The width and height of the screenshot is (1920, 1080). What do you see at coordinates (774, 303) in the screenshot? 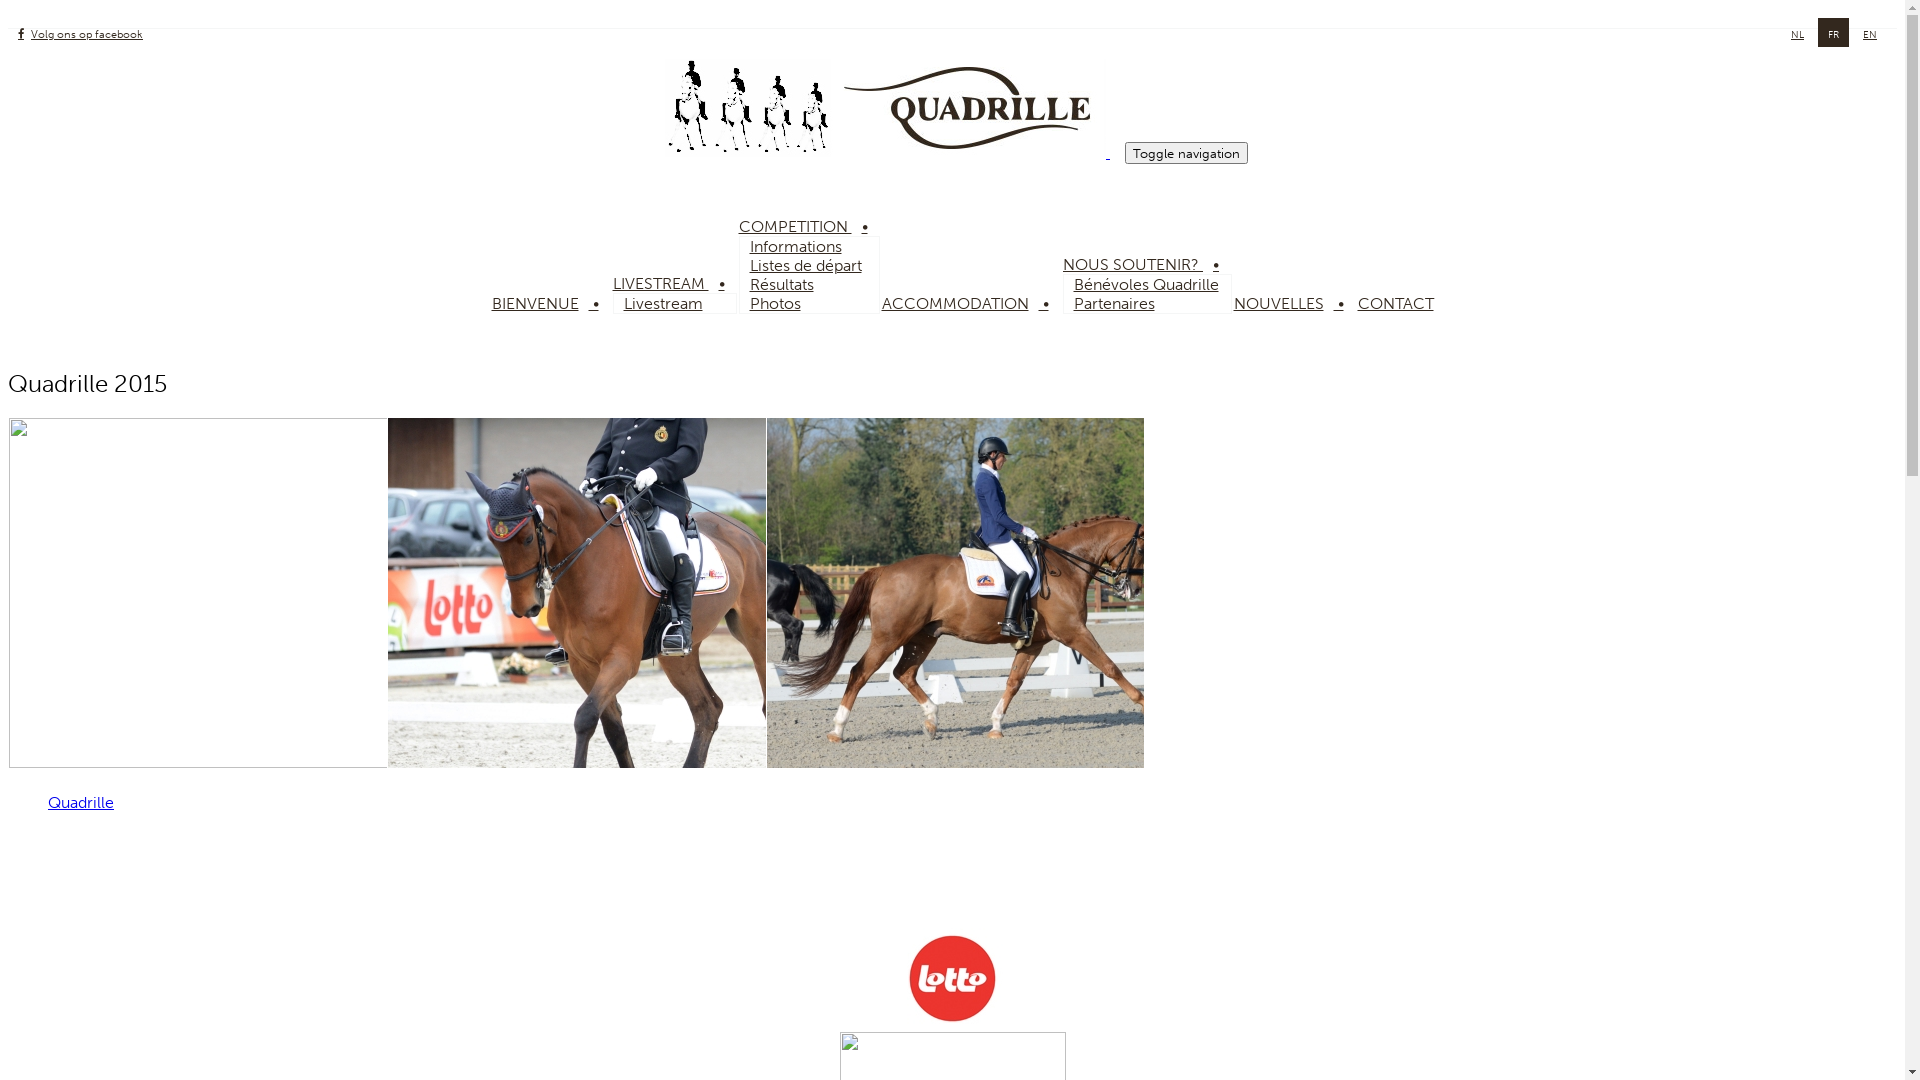
I see `'Photos'` at bounding box center [774, 303].